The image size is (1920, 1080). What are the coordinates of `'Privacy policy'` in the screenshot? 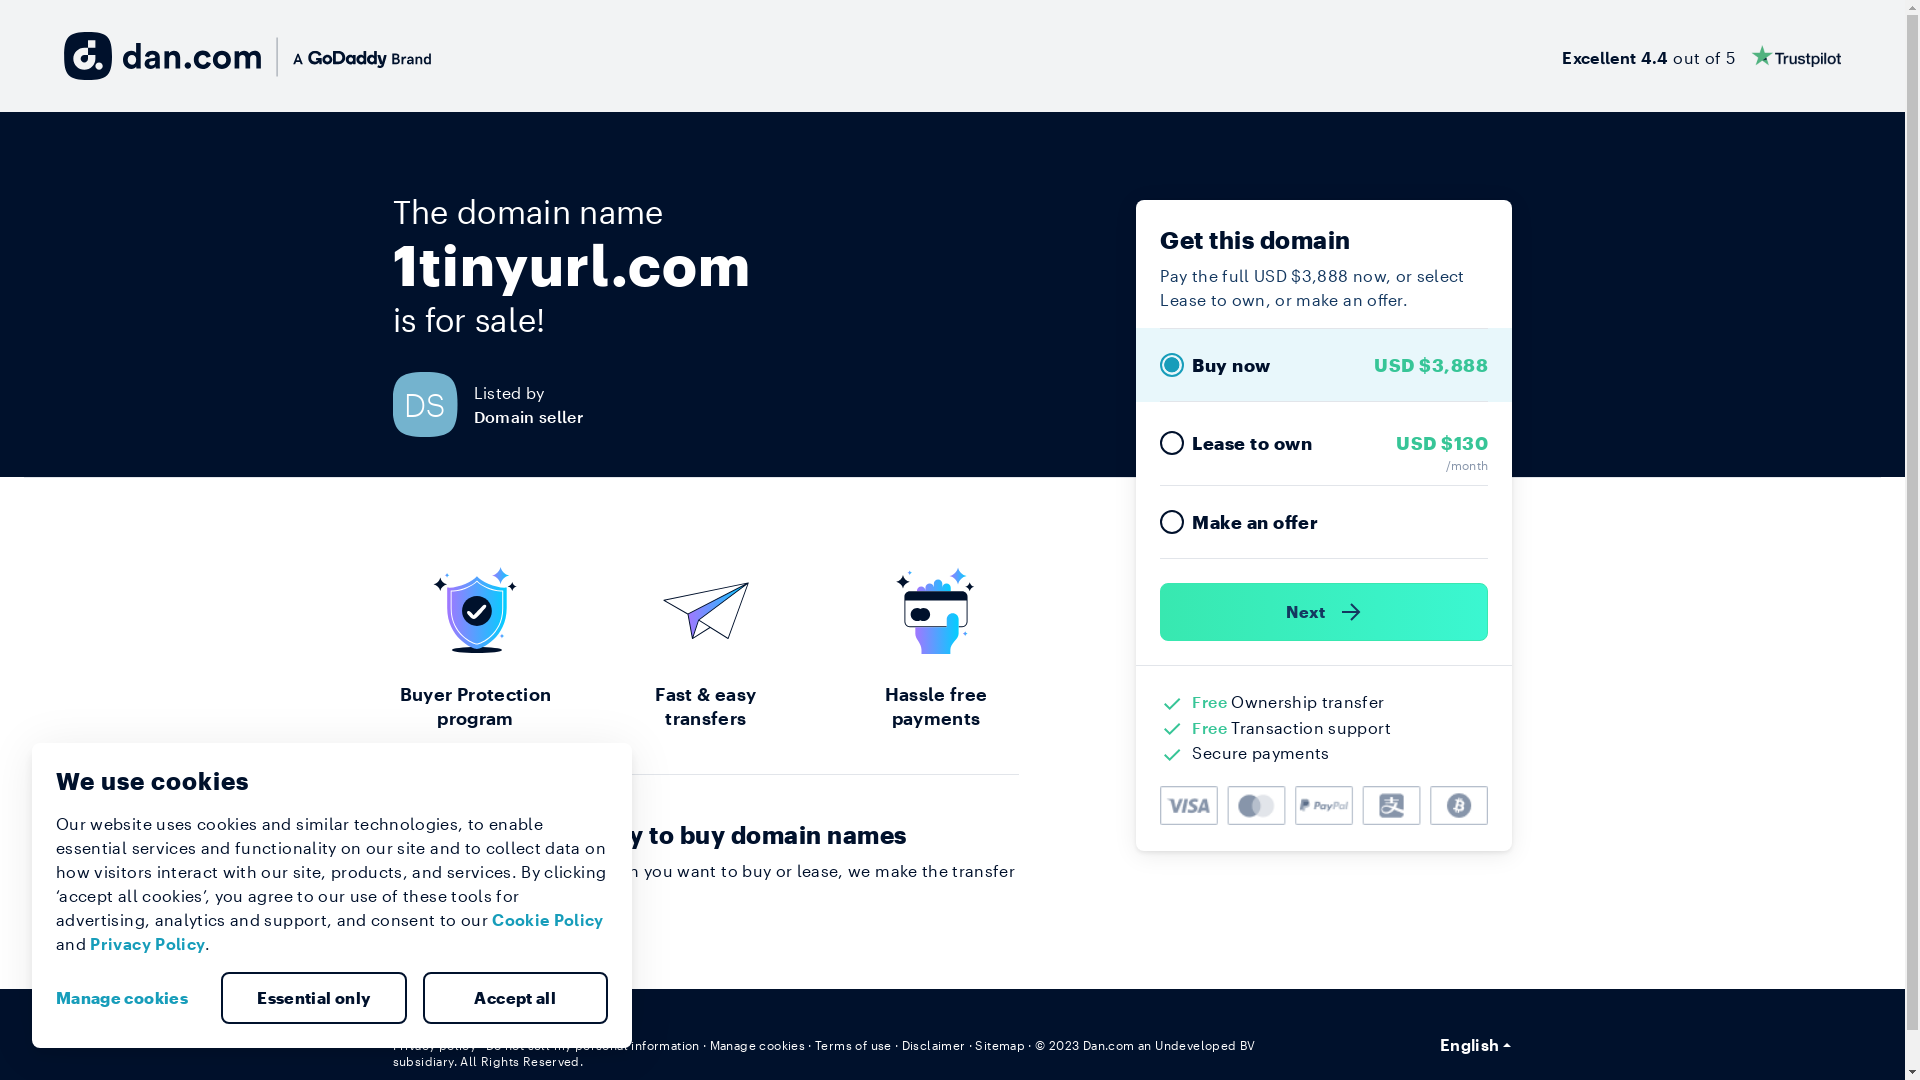 It's located at (432, 1044).